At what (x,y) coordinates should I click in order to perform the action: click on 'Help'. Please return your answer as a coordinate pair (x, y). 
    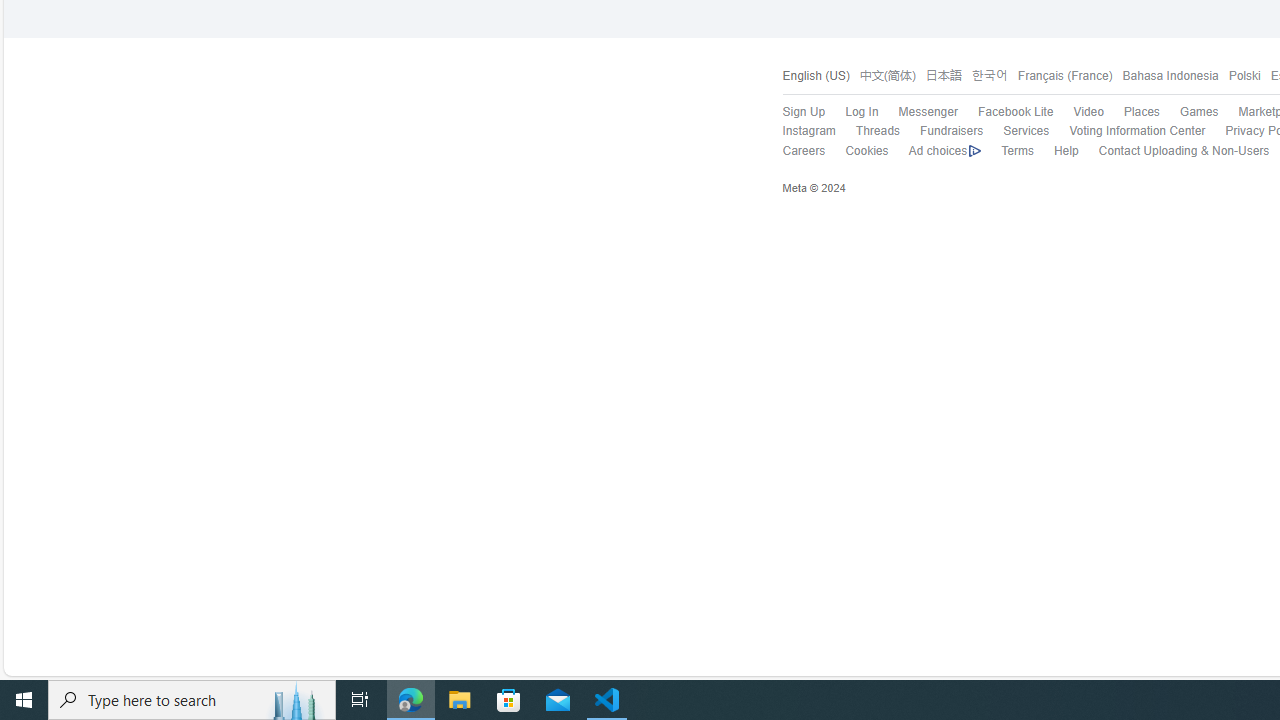
    Looking at the image, I should click on (1055, 150).